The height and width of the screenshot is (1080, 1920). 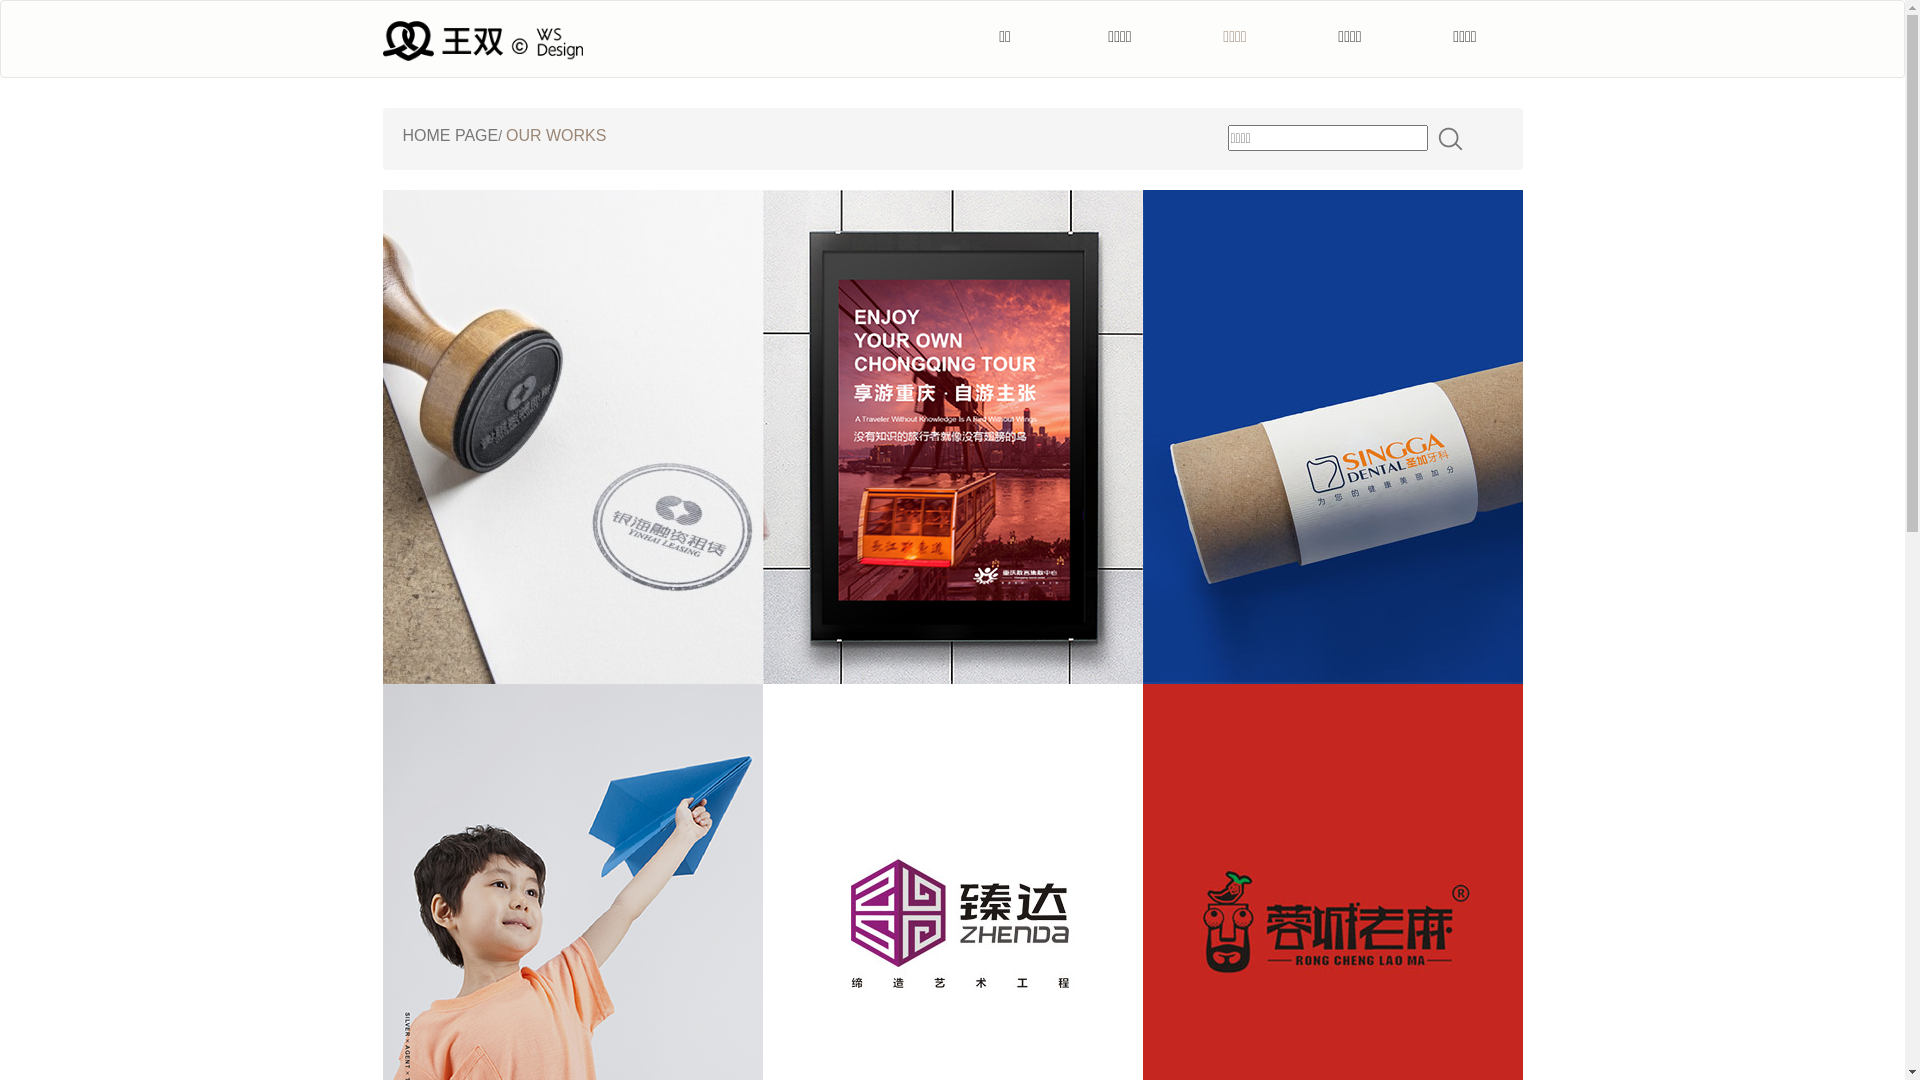 What do you see at coordinates (505, 135) in the screenshot?
I see `'OUR WORKS'` at bounding box center [505, 135].